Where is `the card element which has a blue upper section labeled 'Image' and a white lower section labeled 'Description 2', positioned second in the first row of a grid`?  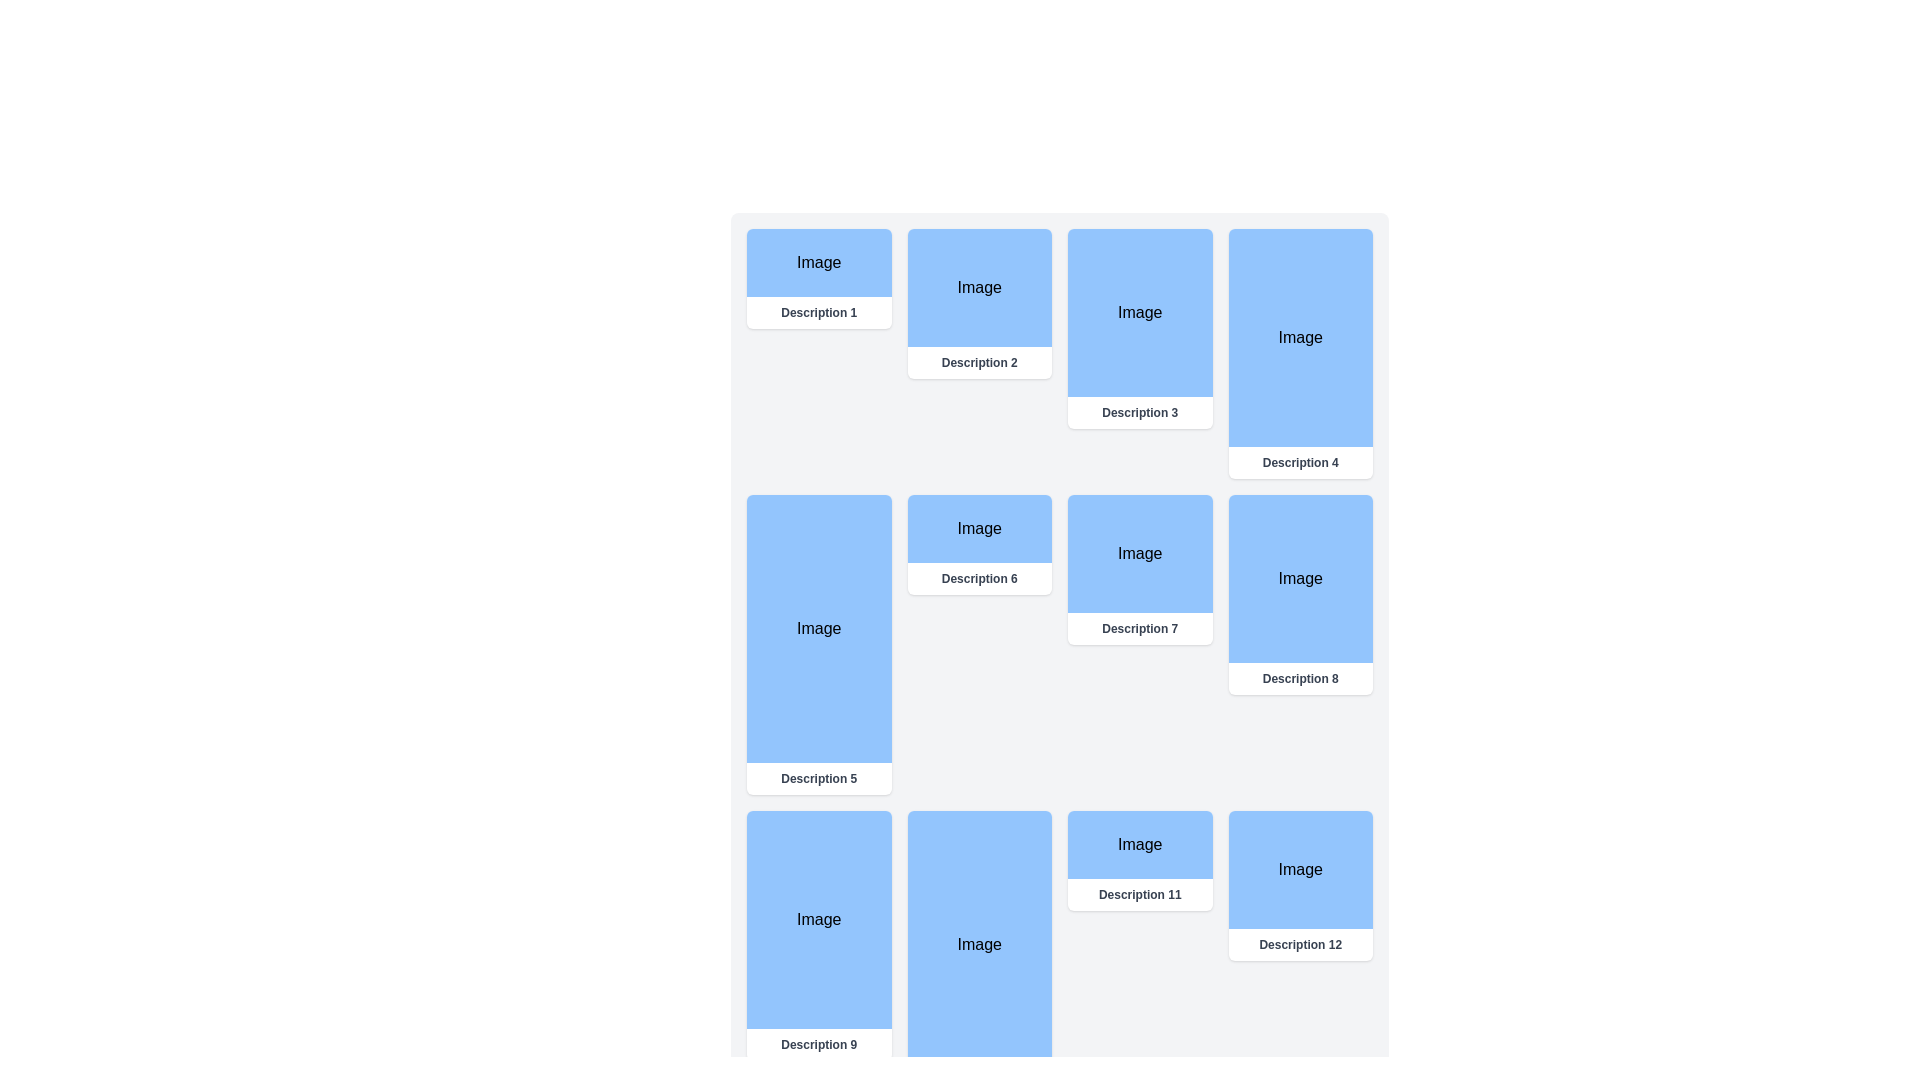
the card element which has a blue upper section labeled 'Image' and a white lower section labeled 'Description 2', positioned second in the first row of a grid is located at coordinates (979, 304).